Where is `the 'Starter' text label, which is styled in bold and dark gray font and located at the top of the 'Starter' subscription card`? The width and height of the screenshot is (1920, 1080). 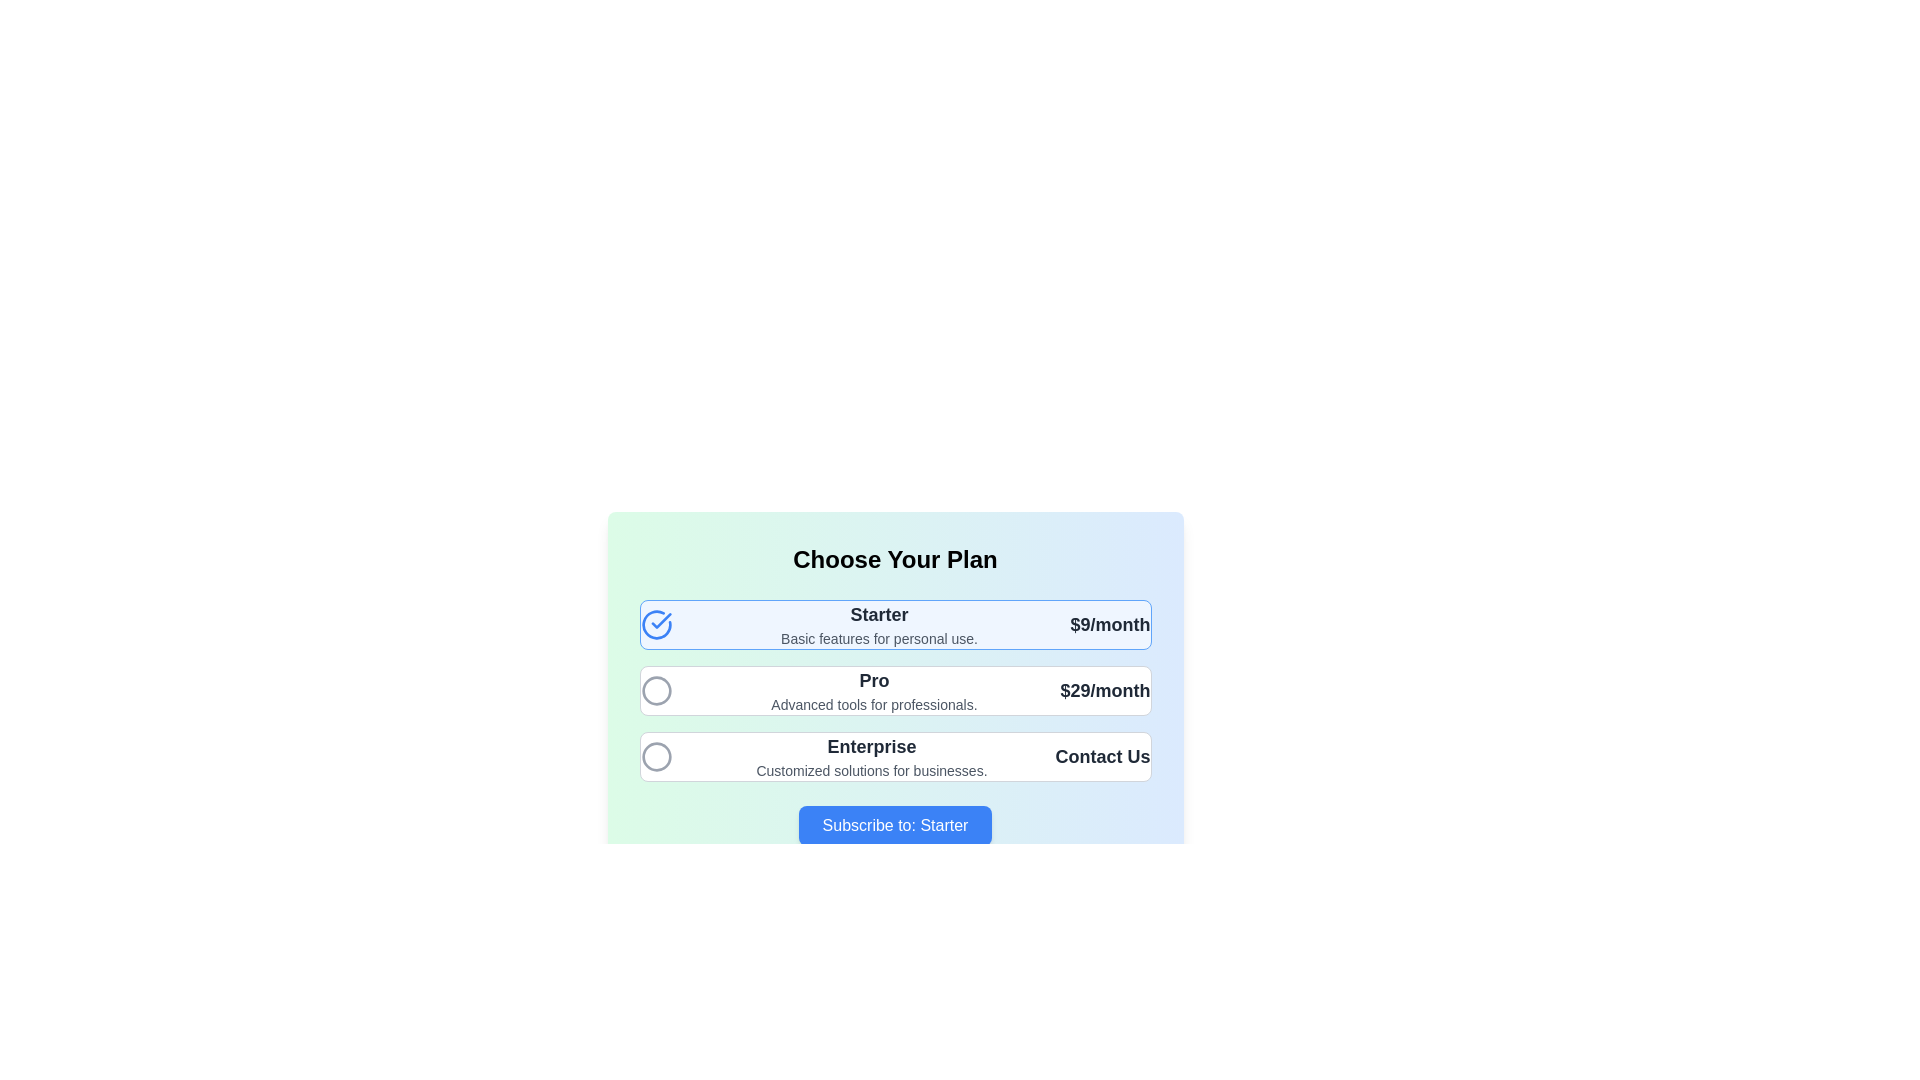 the 'Starter' text label, which is styled in bold and dark gray font and located at the top of the 'Starter' subscription card is located at coordinates (879, 613).